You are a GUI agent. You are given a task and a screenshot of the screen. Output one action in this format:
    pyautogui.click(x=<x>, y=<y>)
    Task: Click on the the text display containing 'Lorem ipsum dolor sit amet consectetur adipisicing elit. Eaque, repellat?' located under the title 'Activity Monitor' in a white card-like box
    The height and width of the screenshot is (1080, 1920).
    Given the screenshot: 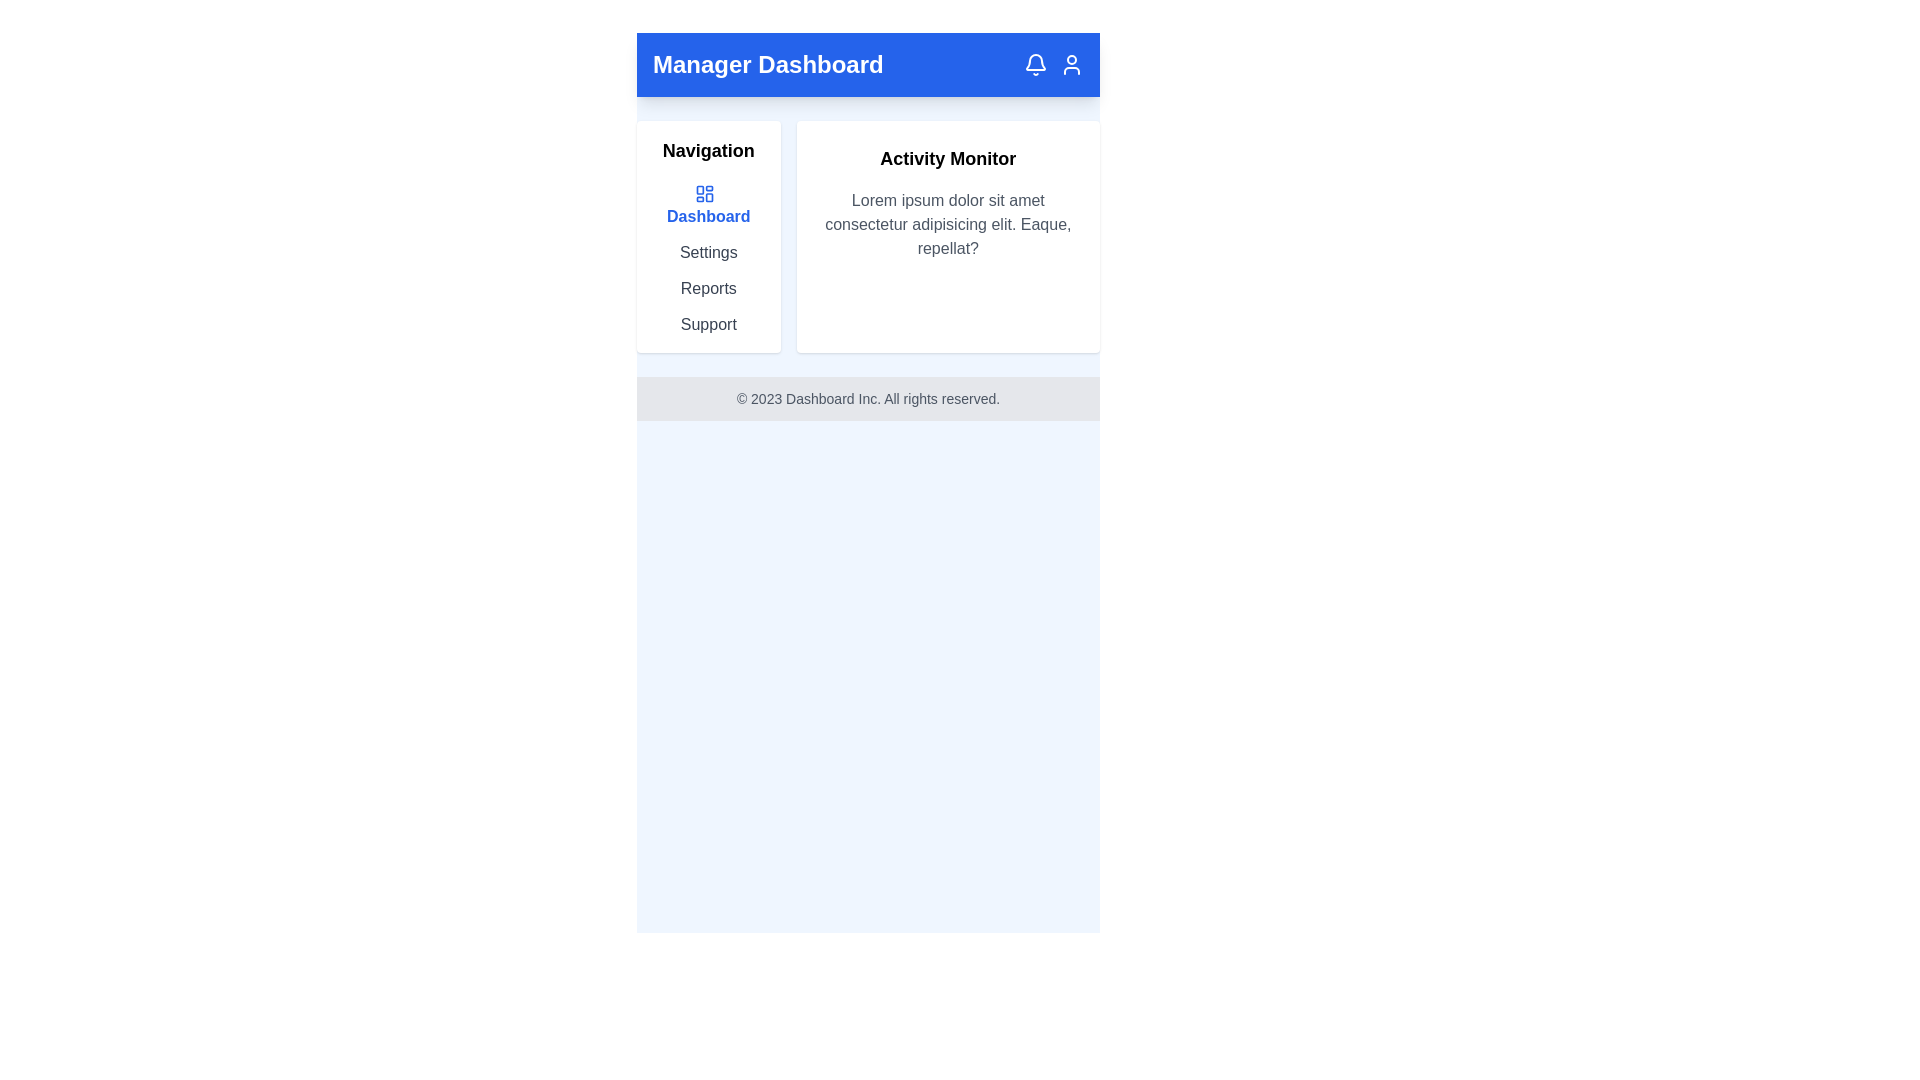 What is the action you would take?
    pyautogui.click(x=947, y=224)
    